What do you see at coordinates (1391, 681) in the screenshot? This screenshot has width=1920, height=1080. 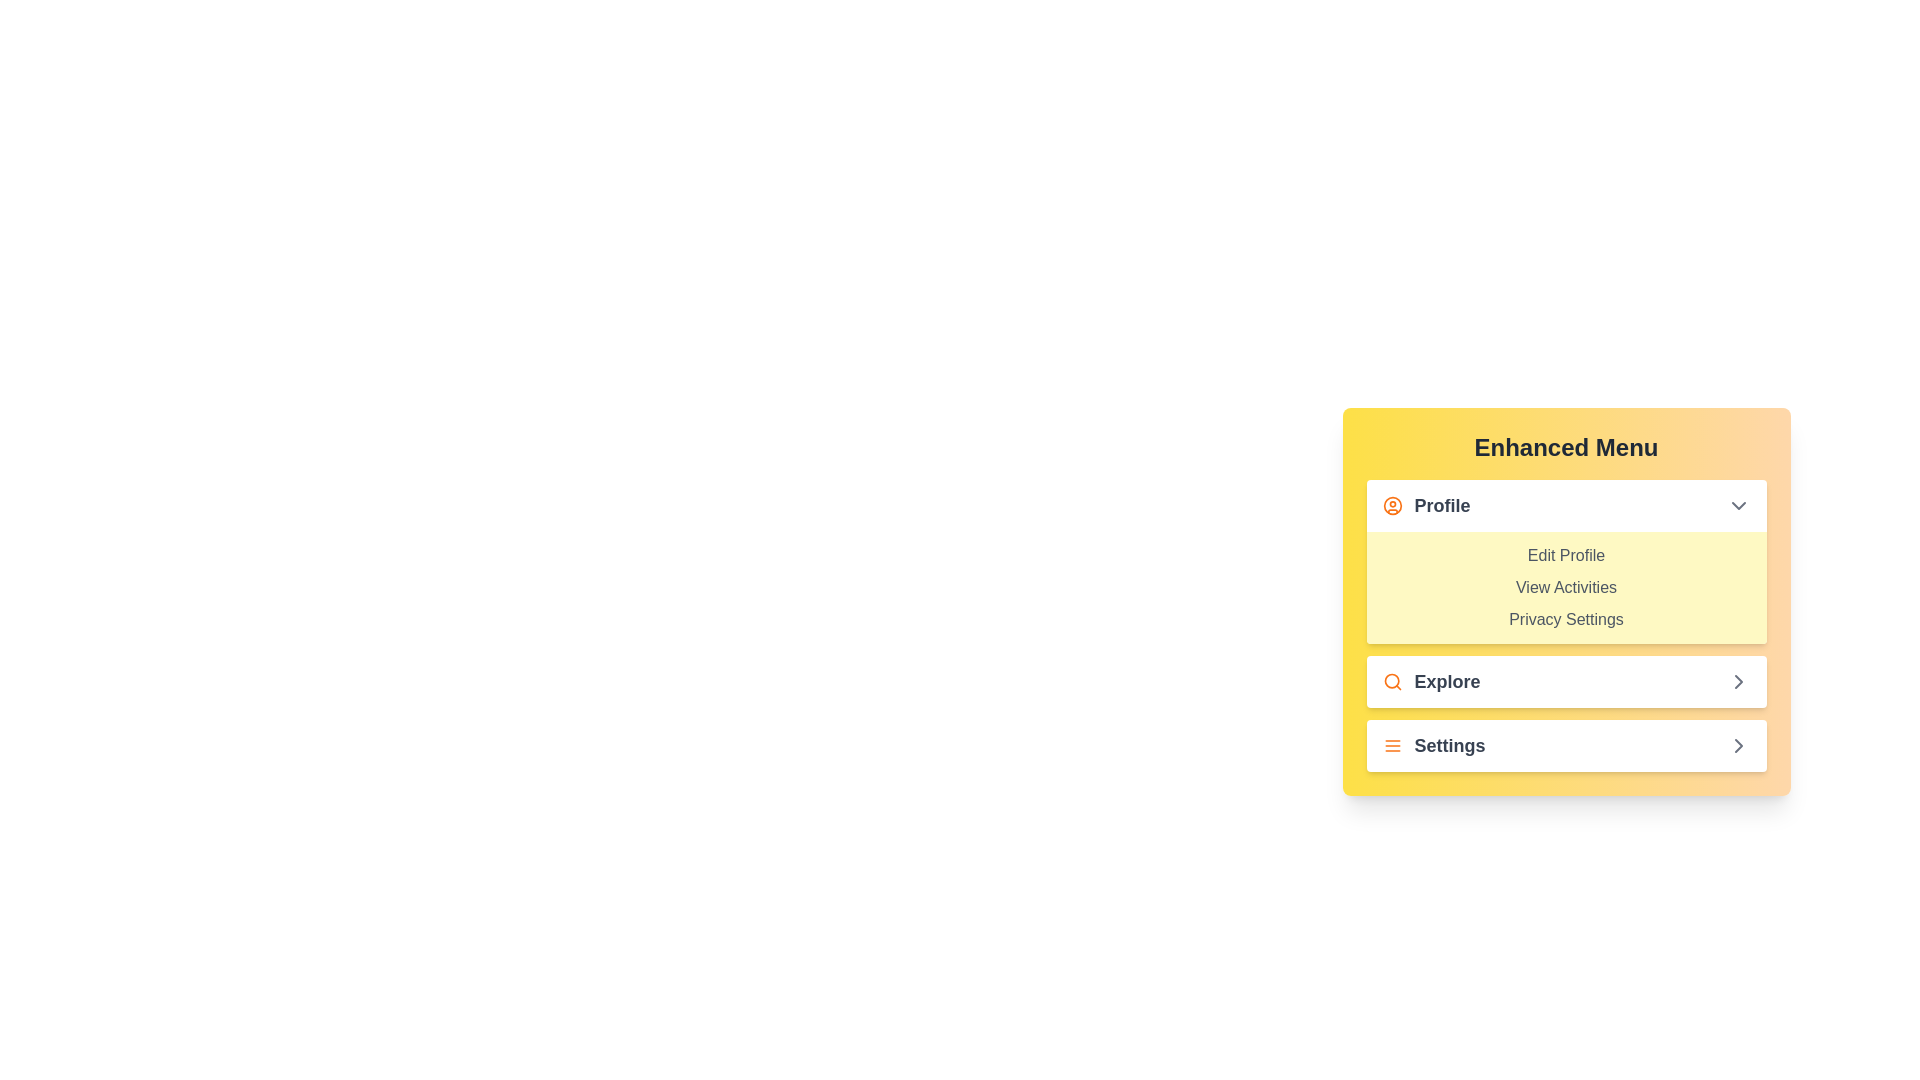 I see `the orange magnifying glass icon located in the 'Explore' section, positioned to the left of the 'Explore' label` at bounding box center [1391, 681].